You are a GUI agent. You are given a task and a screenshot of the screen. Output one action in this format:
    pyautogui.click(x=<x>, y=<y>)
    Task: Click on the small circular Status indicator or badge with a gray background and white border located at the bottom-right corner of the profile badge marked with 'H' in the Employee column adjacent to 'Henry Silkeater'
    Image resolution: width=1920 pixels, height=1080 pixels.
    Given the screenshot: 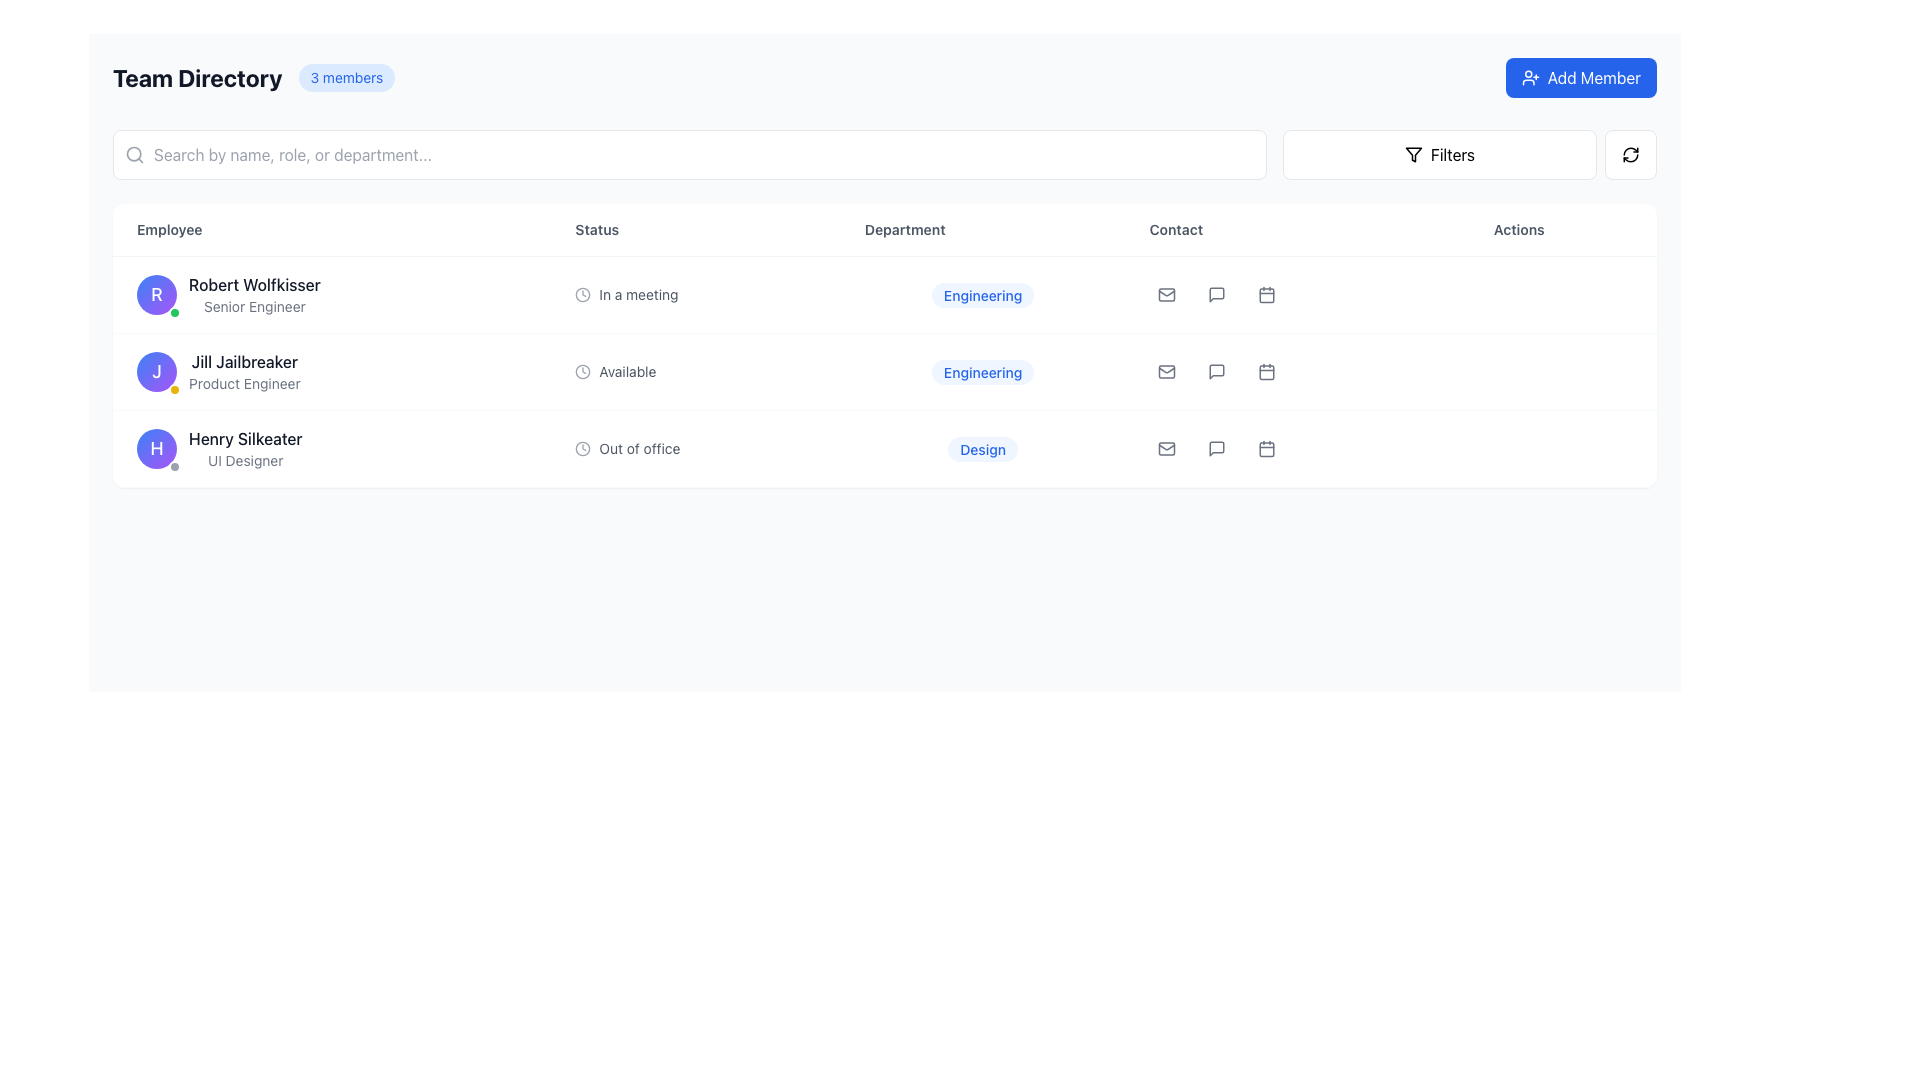 What is the action you would take?
    pyautogui.click(x=174, y=466)
    